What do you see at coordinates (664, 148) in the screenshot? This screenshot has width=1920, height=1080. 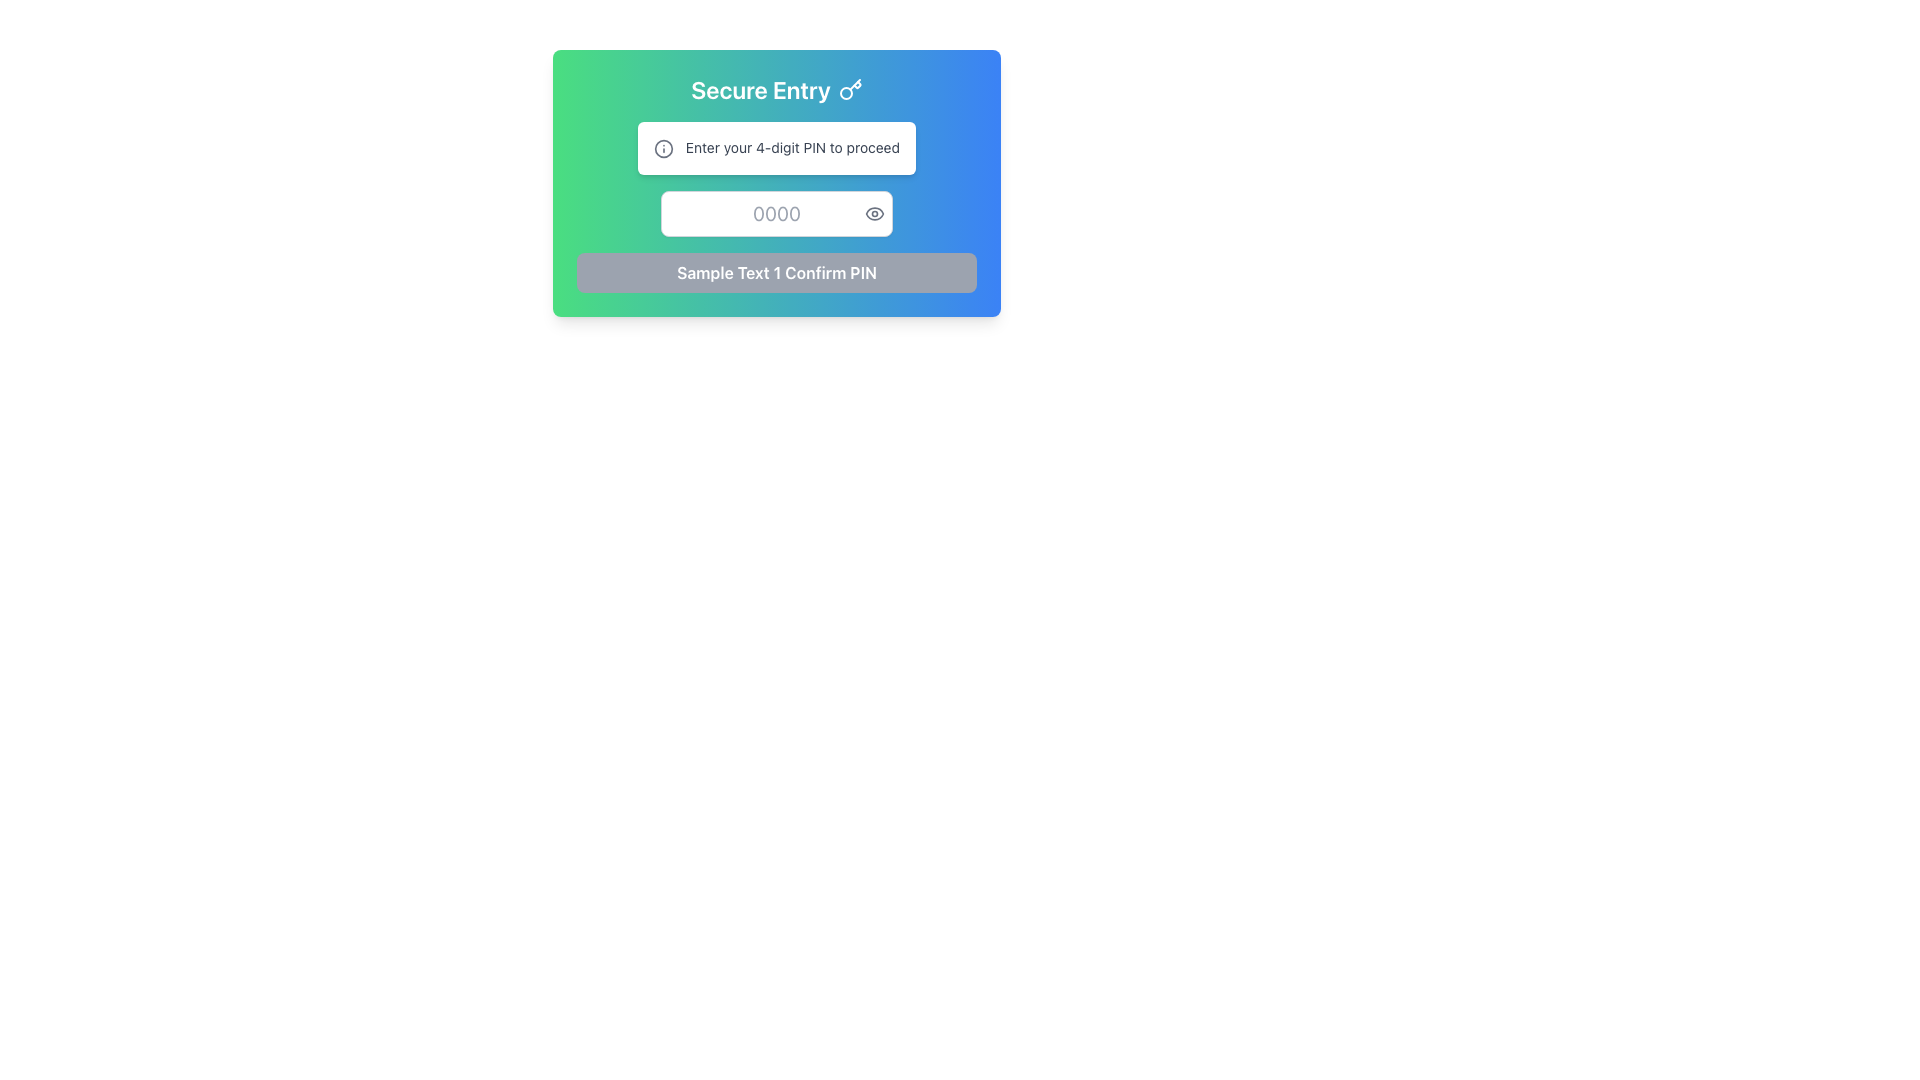 I see `the informational icon located to the immediate left of the text 'Enter your 4-digit PIN to proceed'` at bounding box center [664, 148].